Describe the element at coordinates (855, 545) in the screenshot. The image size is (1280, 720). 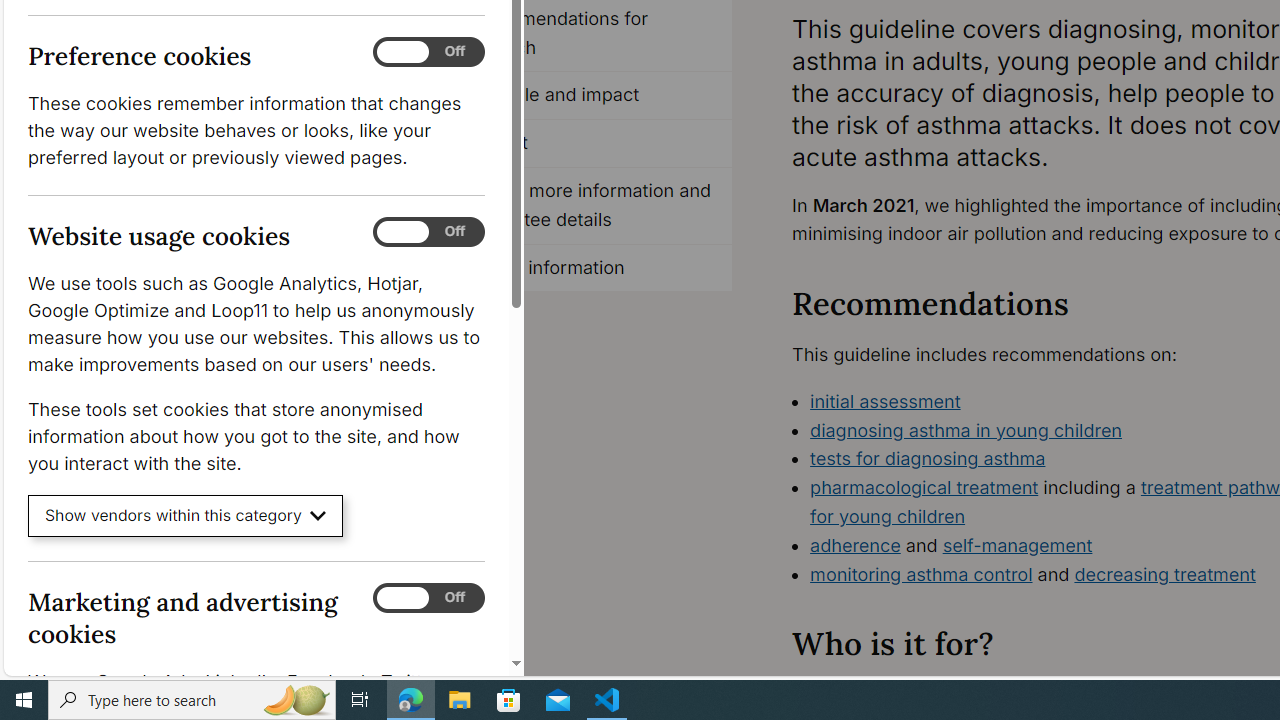
I see `'adherence'` at that location.